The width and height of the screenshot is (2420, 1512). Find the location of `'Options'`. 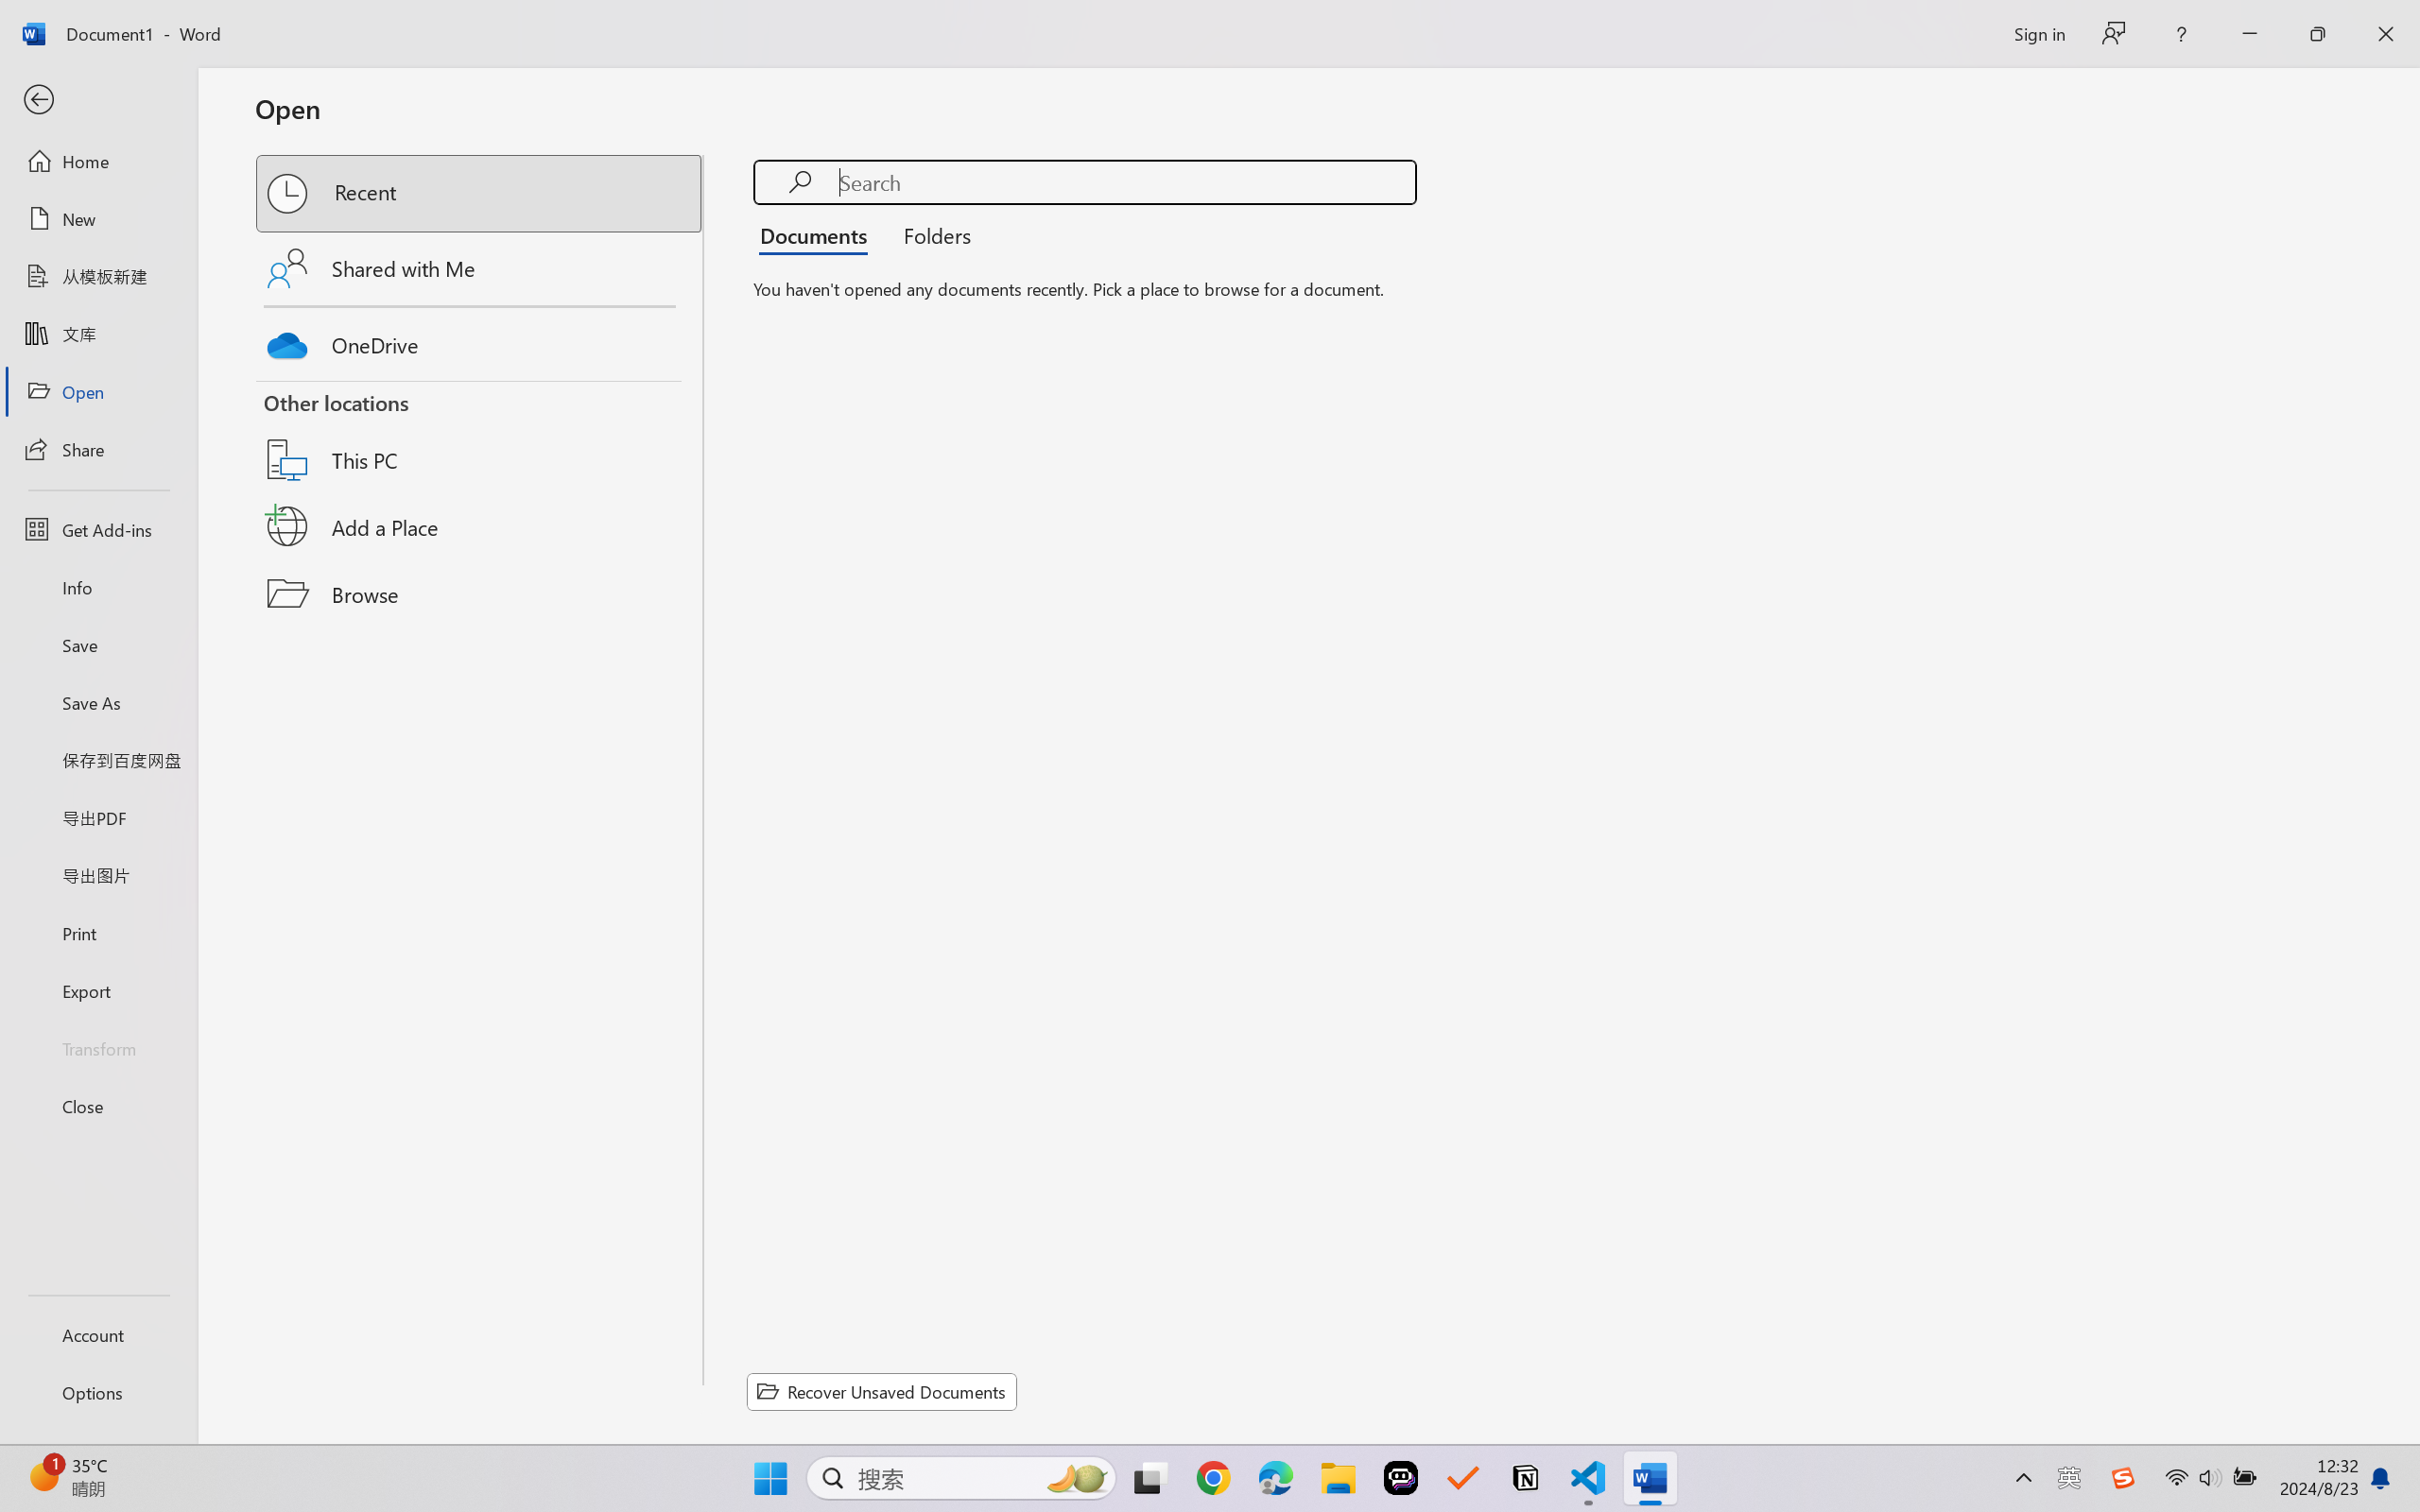

'Options' is located at coordinates (97, 1391).